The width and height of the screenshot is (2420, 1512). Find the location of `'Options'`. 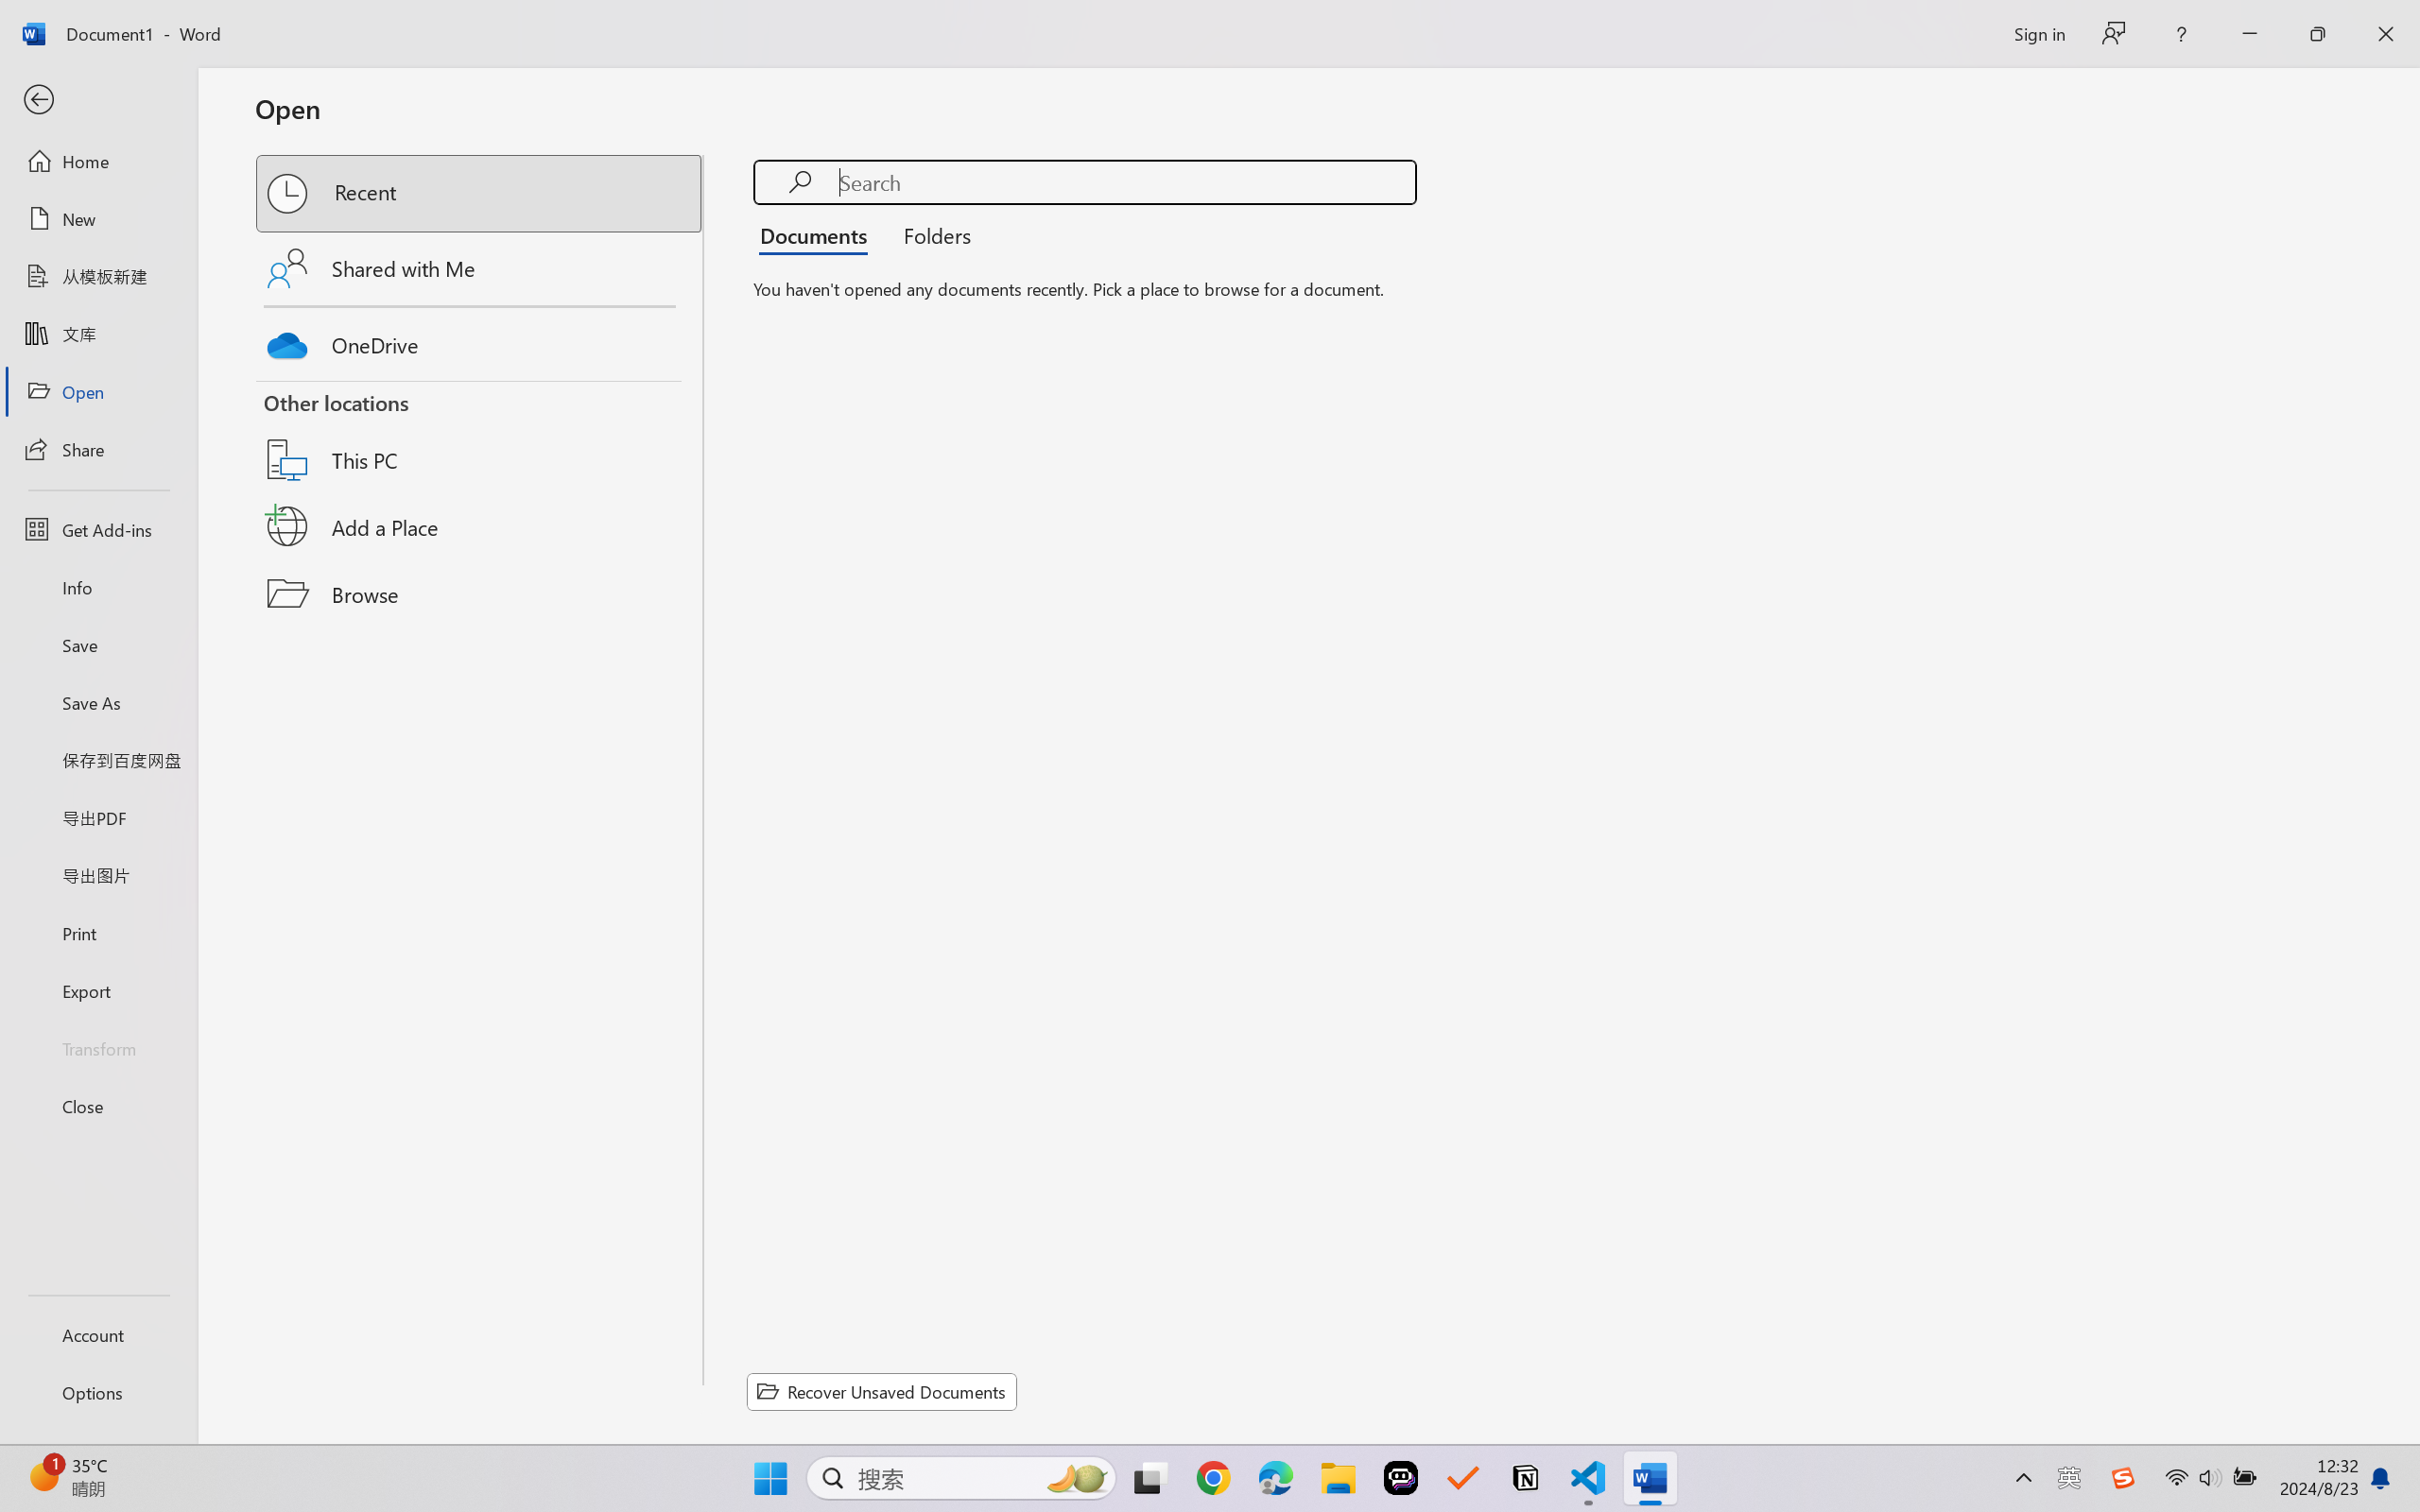

'Options' is located at coordinates (97, 1391).